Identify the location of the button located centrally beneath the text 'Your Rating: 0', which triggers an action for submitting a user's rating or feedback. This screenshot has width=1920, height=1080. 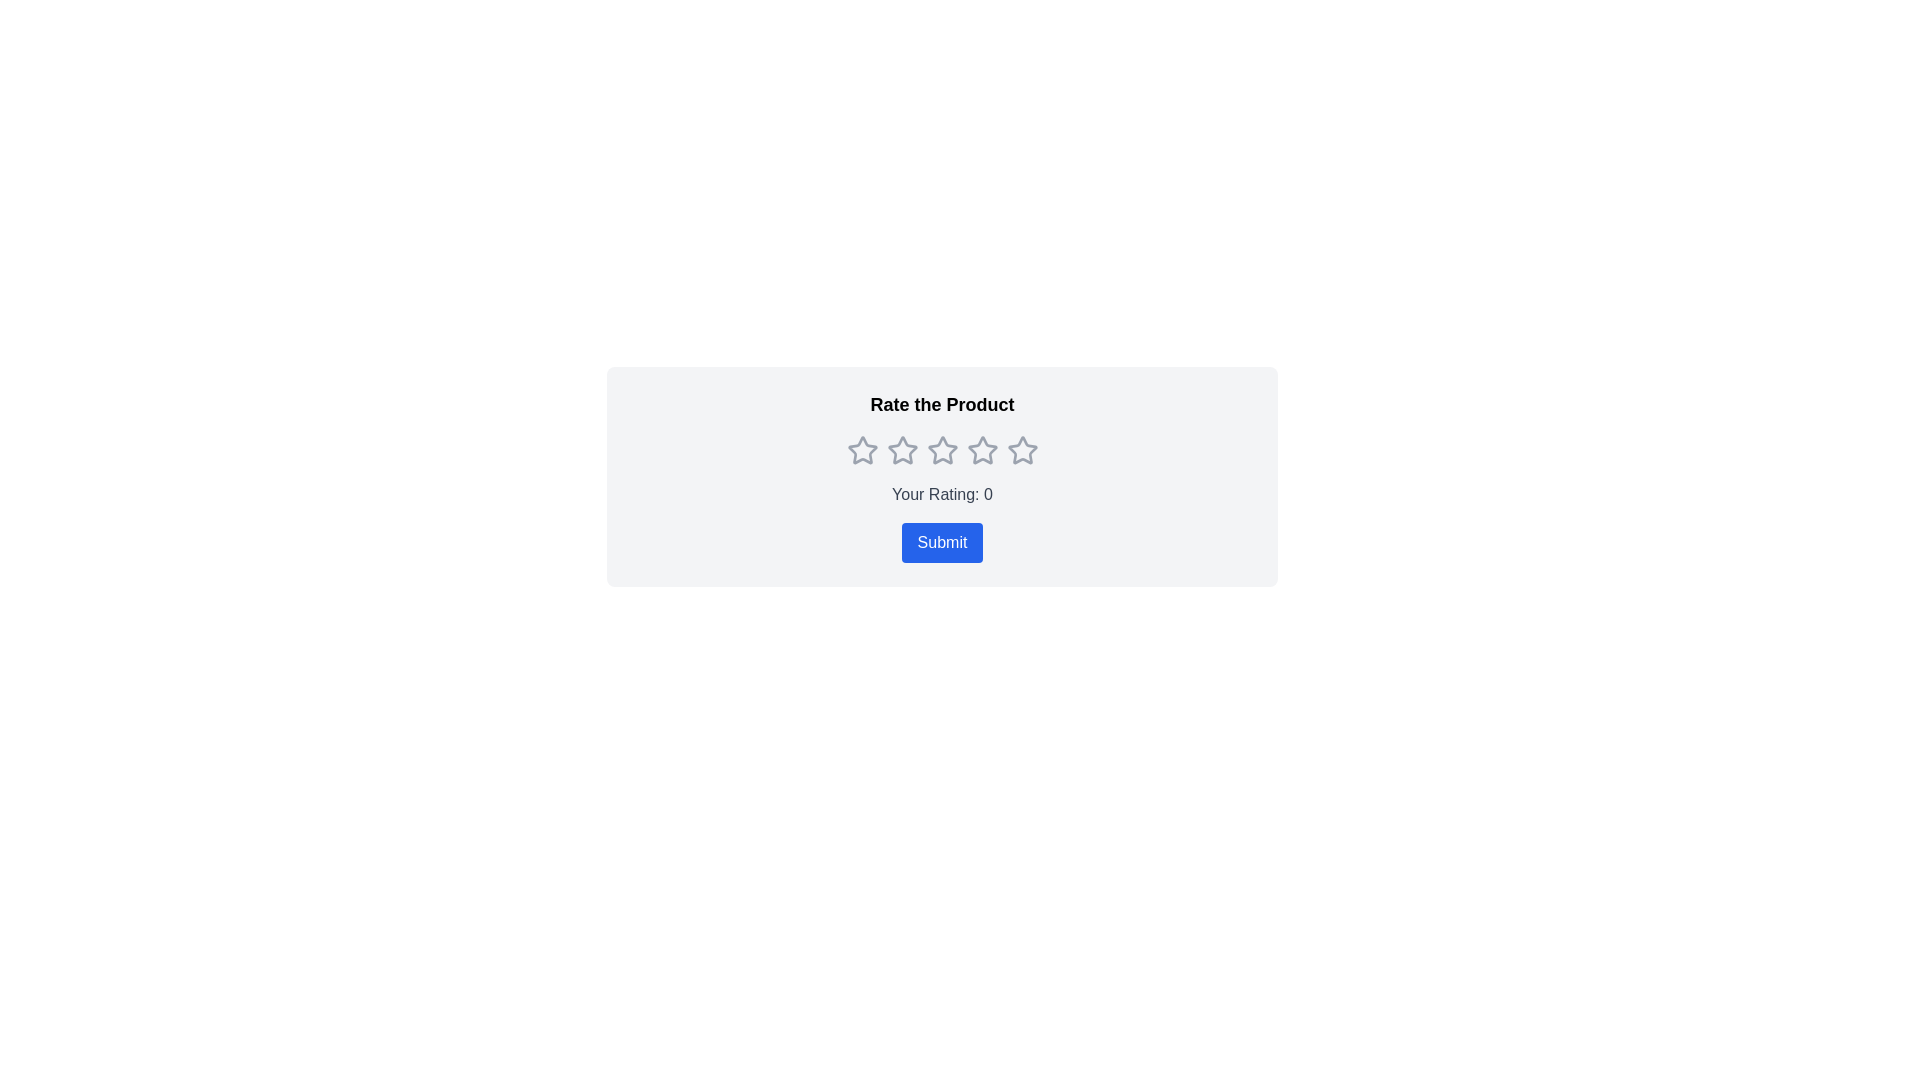
(941, 543).